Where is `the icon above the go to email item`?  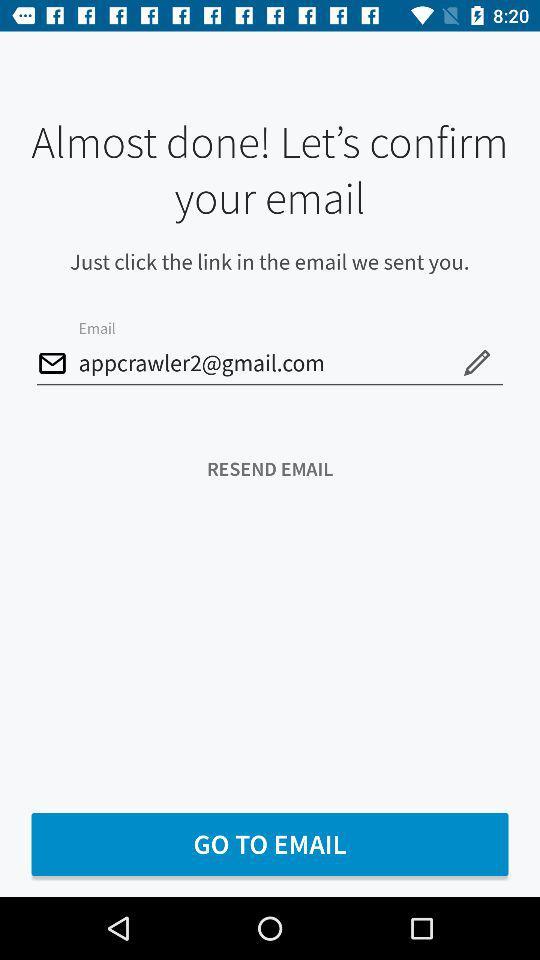 the icon above the go to email item is located at coordinates (270, 469).